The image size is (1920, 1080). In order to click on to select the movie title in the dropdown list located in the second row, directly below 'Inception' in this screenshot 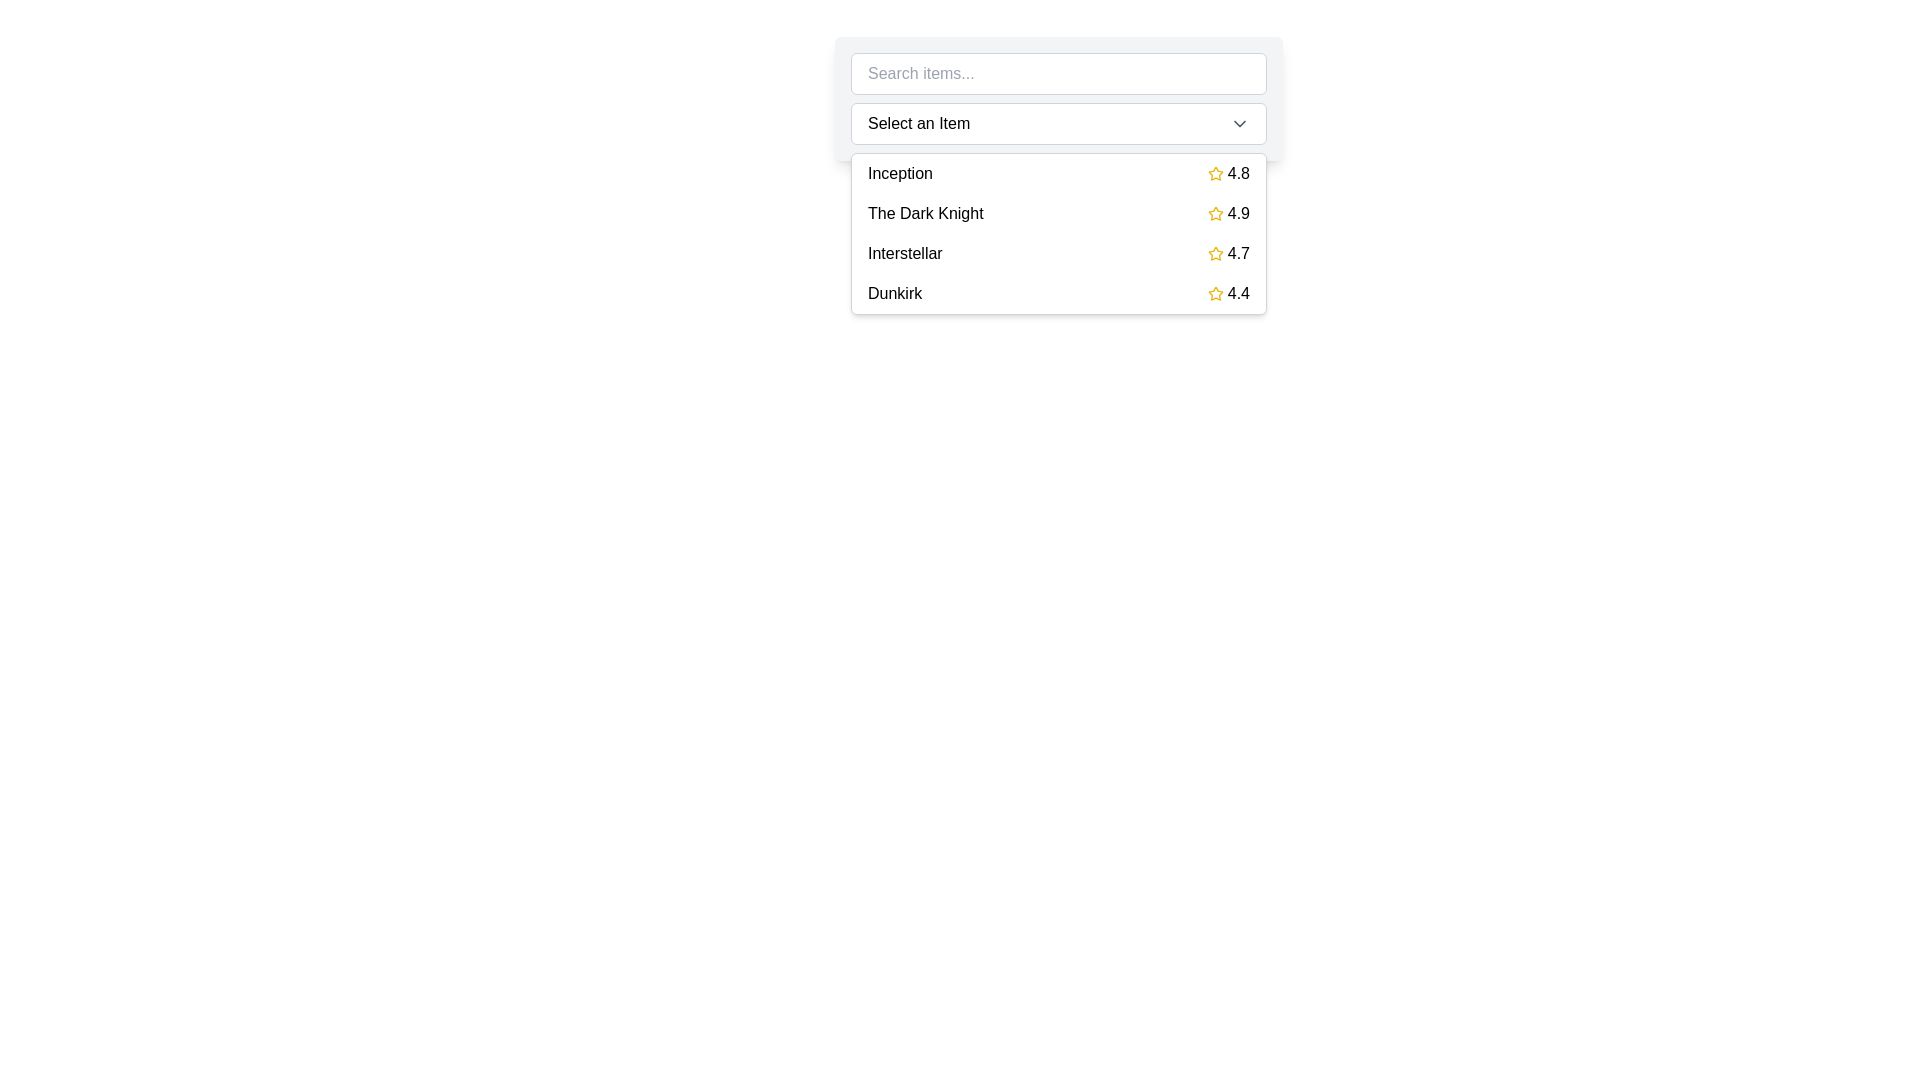, I will do `click(924, 213)`.